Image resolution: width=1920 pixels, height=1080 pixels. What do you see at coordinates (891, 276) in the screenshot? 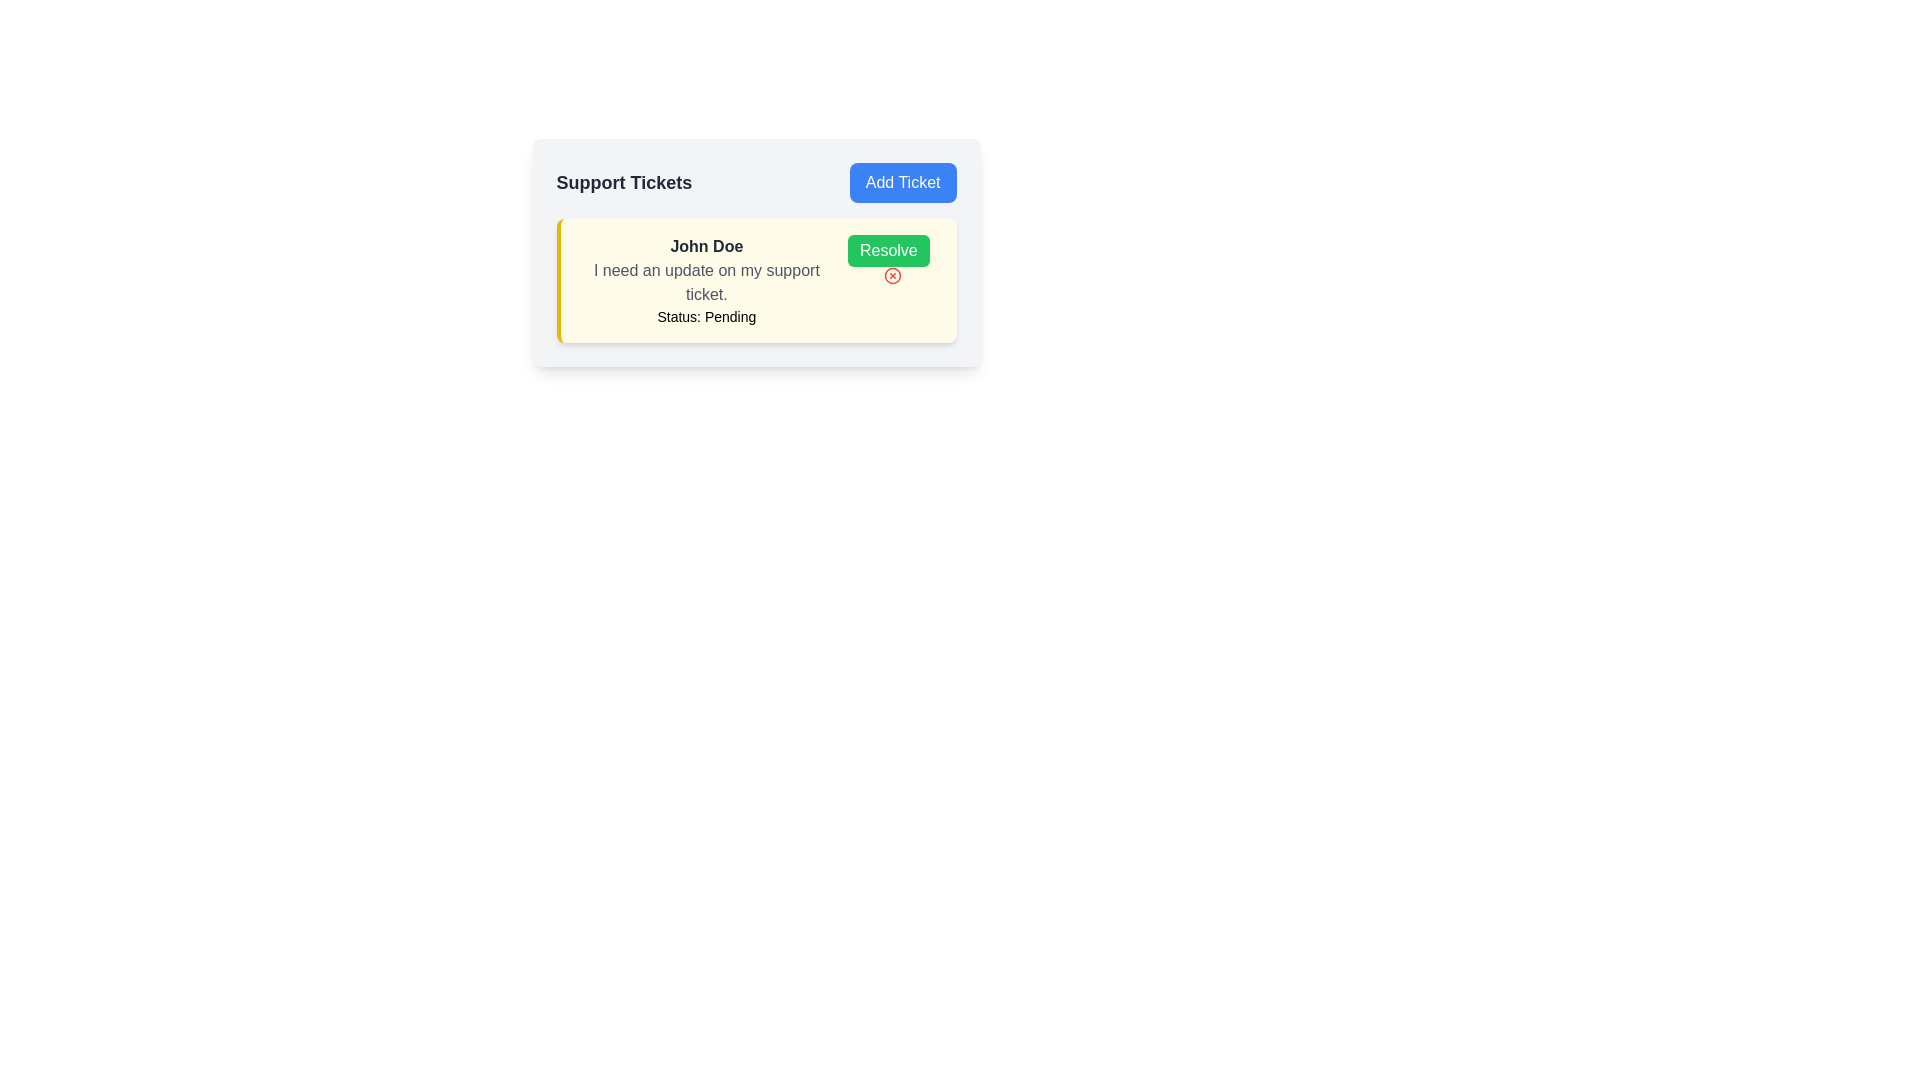
I see `the circular SVG icon indicating a 'close' or 'remove' action associated with the support ticket` at bounding box center [891, 276].